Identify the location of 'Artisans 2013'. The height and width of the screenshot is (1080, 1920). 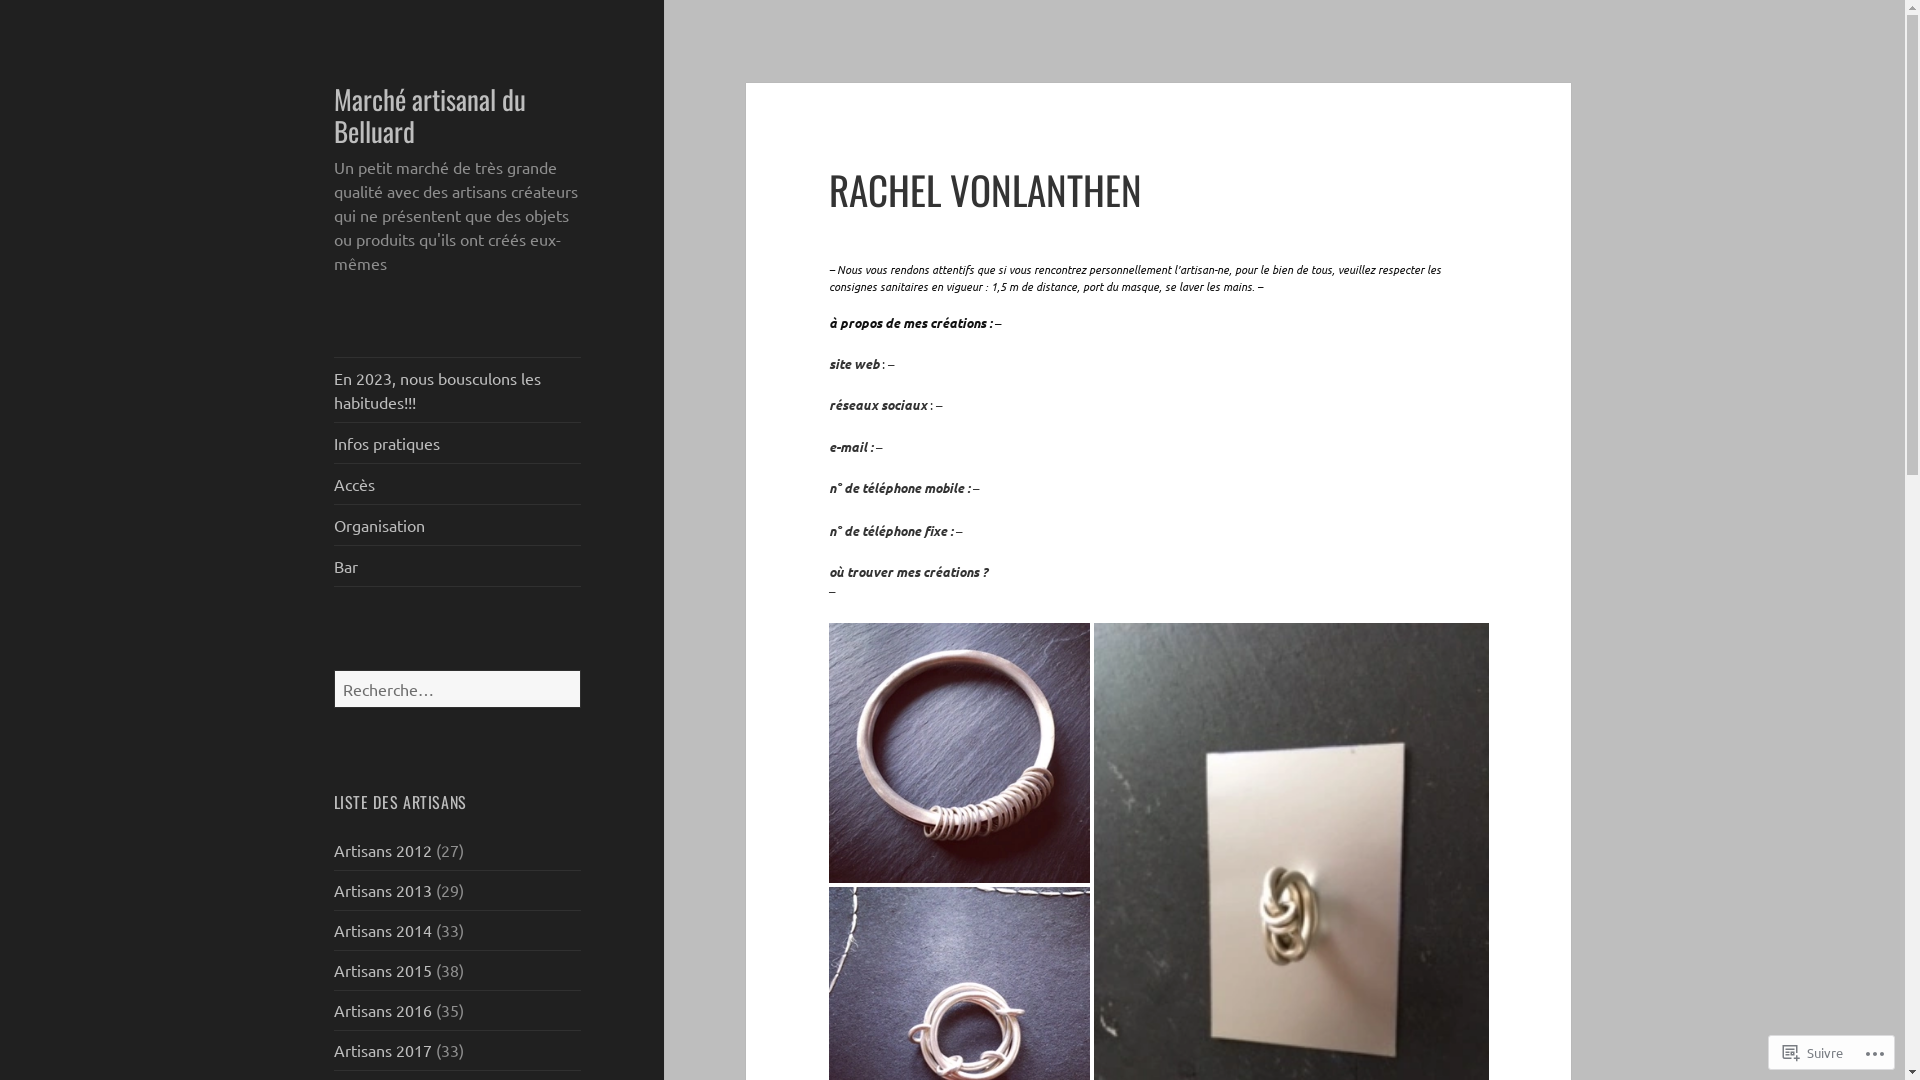
(383, 889).